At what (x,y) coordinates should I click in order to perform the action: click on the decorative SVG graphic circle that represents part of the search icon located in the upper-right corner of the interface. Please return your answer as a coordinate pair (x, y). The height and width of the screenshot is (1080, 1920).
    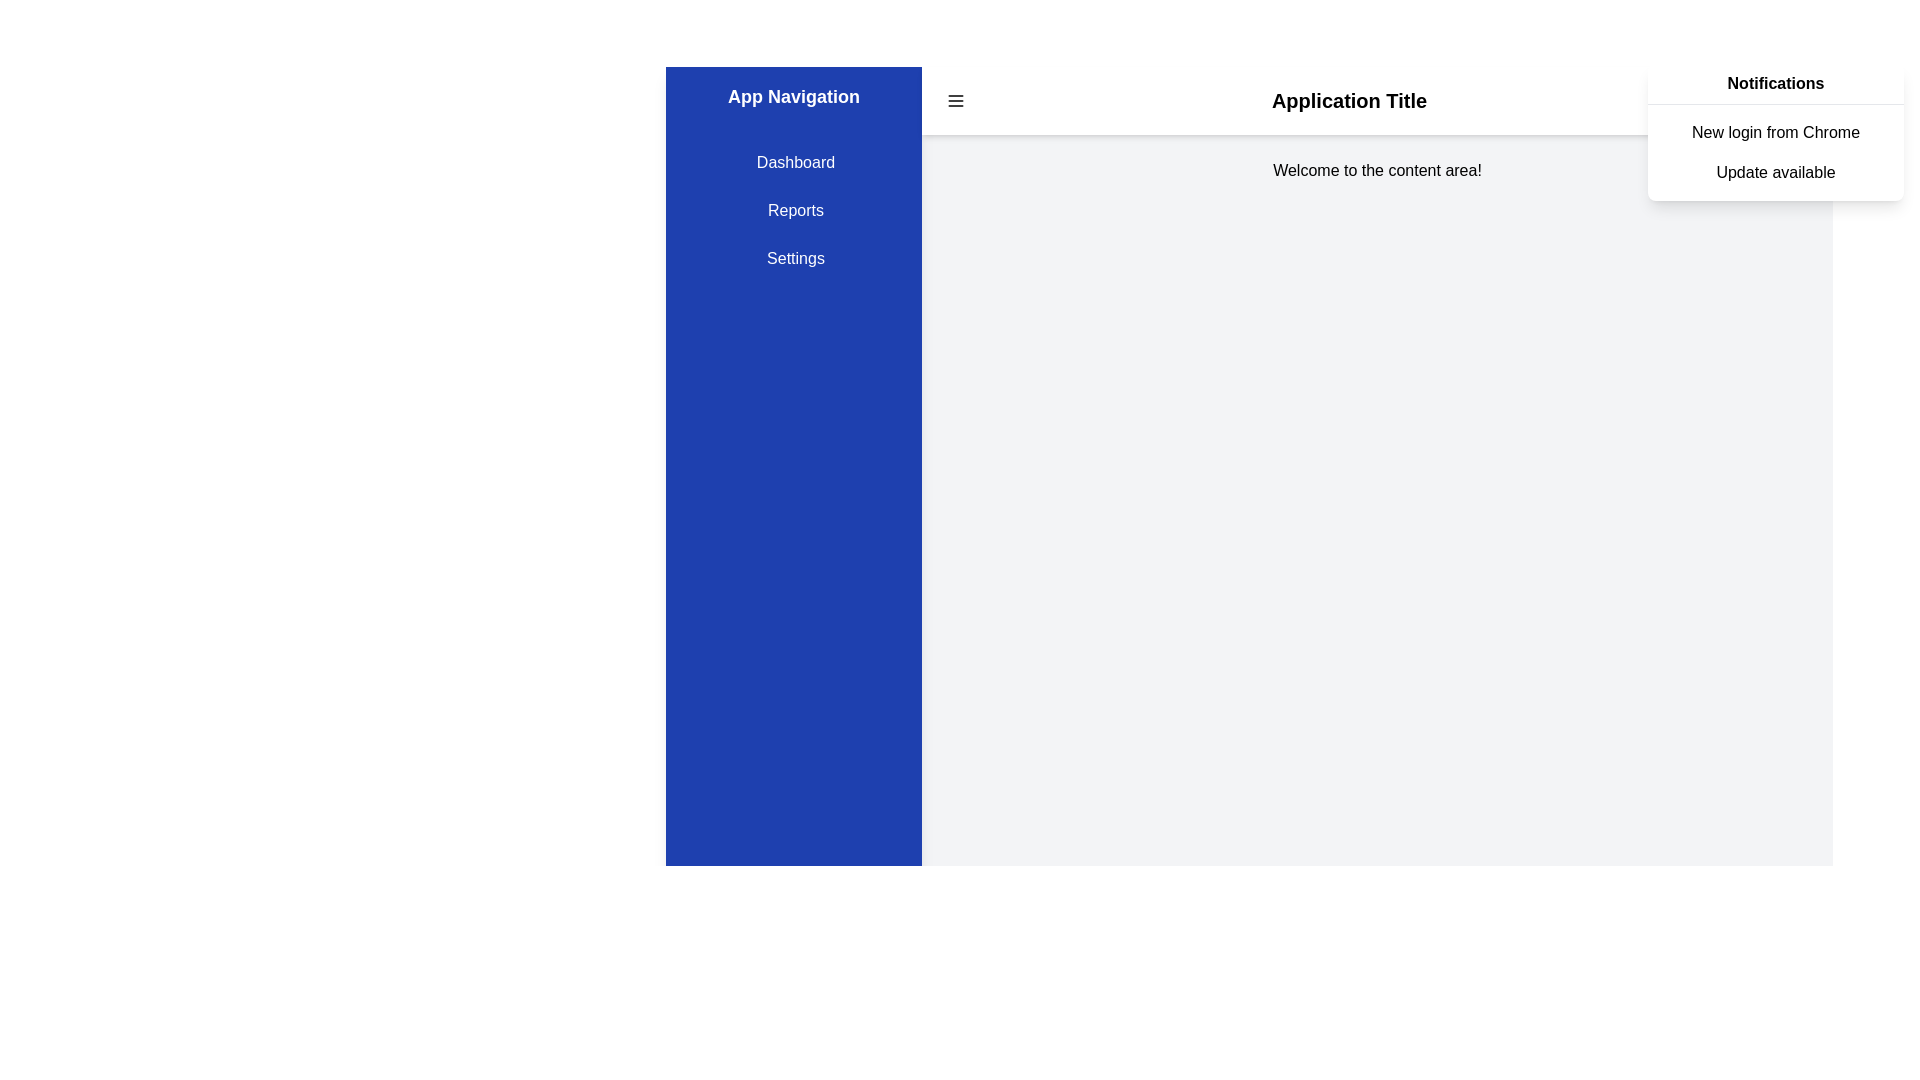
    Looking at the image, I should click on (1733, 100).